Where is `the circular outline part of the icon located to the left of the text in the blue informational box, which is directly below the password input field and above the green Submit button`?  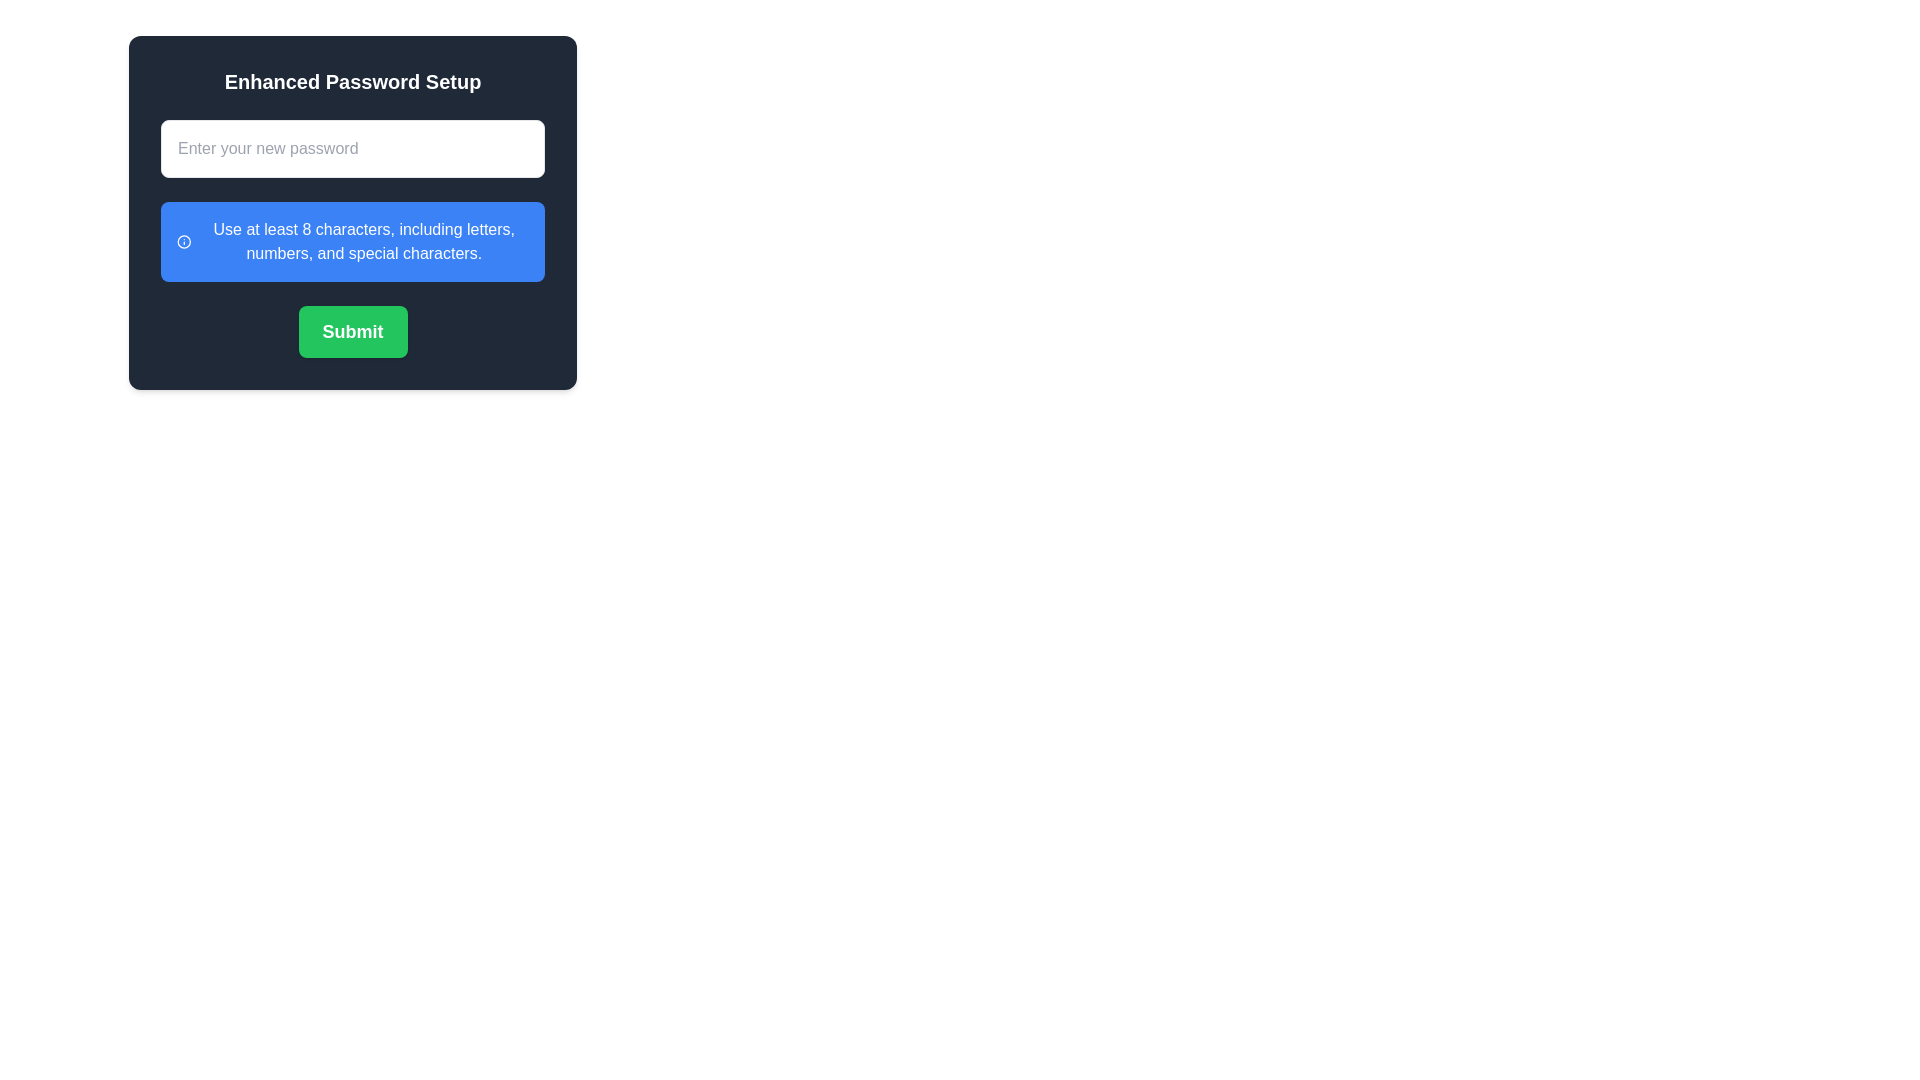
the circular outline part of the icon located to the left of the text in the blue informational box, which is directly below the password input field and above the green Submit button is located at coordinates (184, 241).